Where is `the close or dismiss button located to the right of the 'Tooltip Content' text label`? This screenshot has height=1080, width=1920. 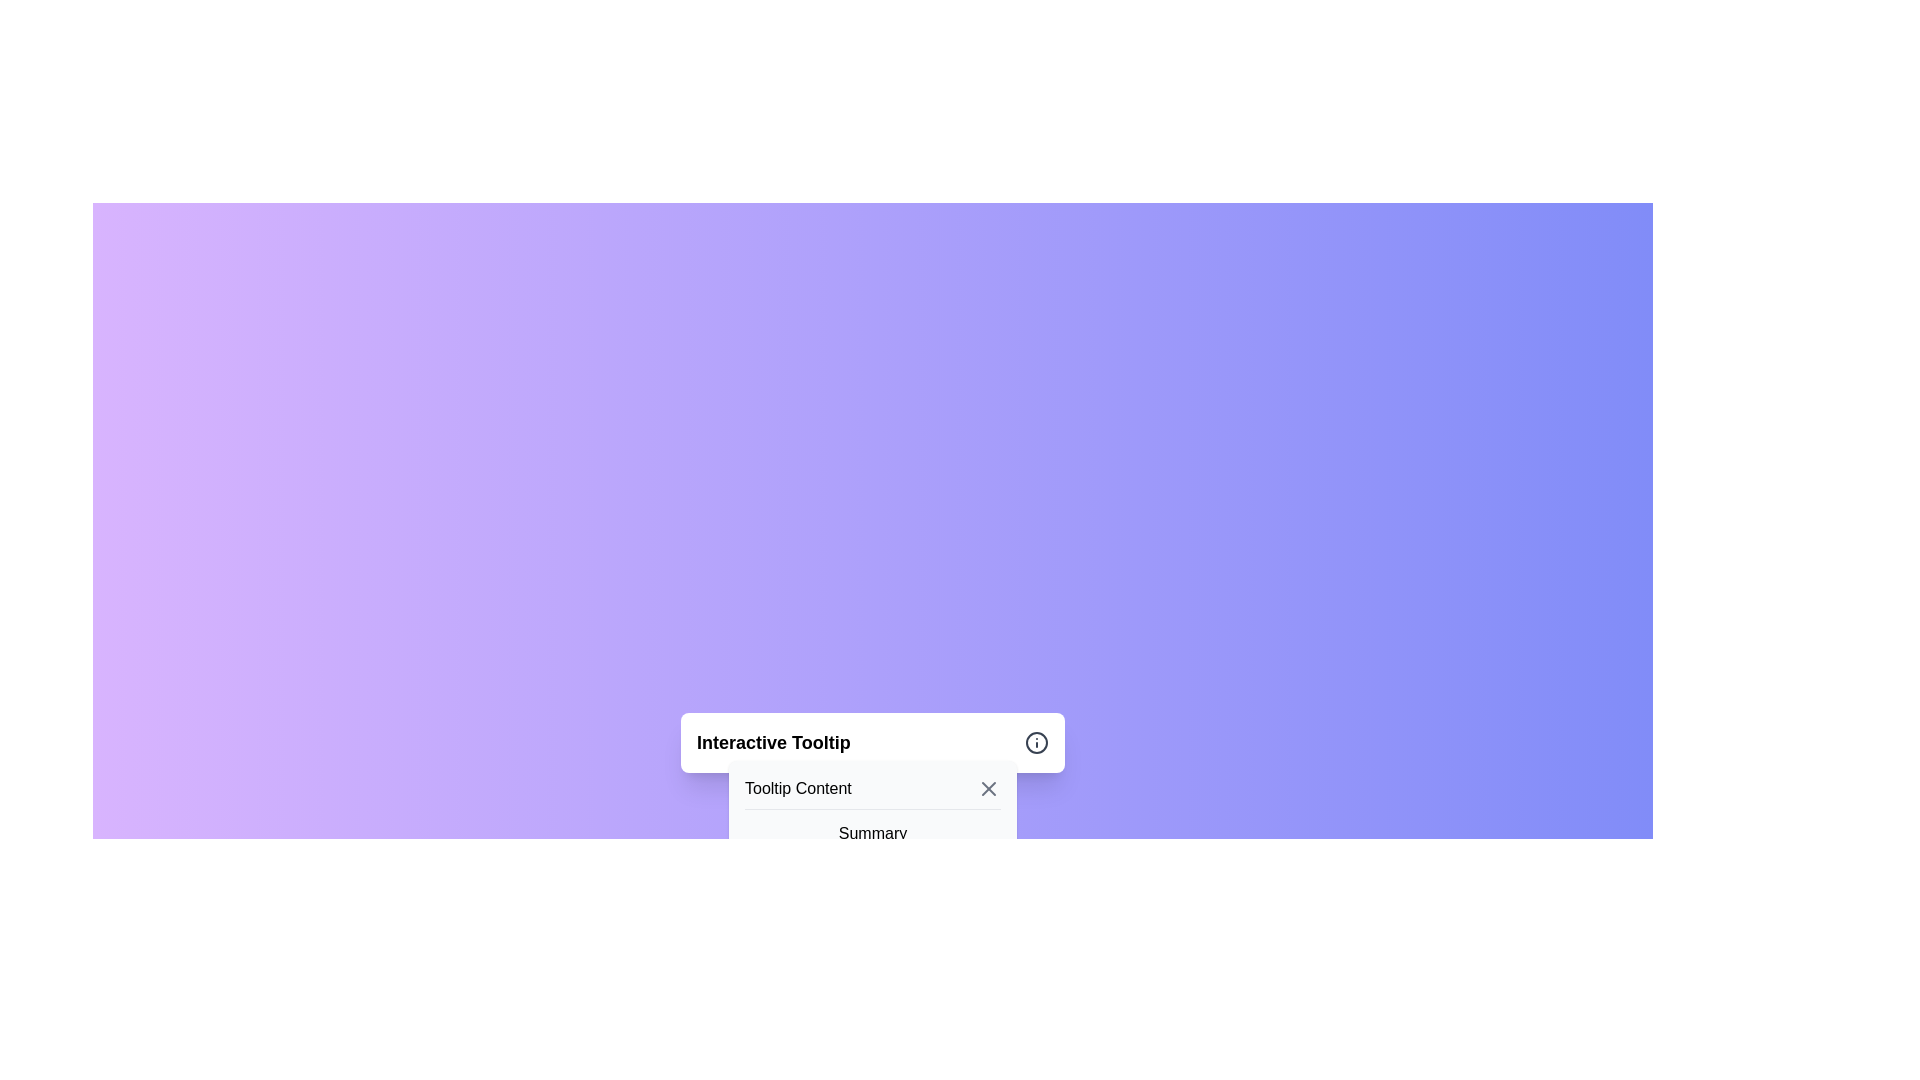 the close or dismiss button located to the right of the 'Tooltip Content' text label is located at coordinates (988, 788).